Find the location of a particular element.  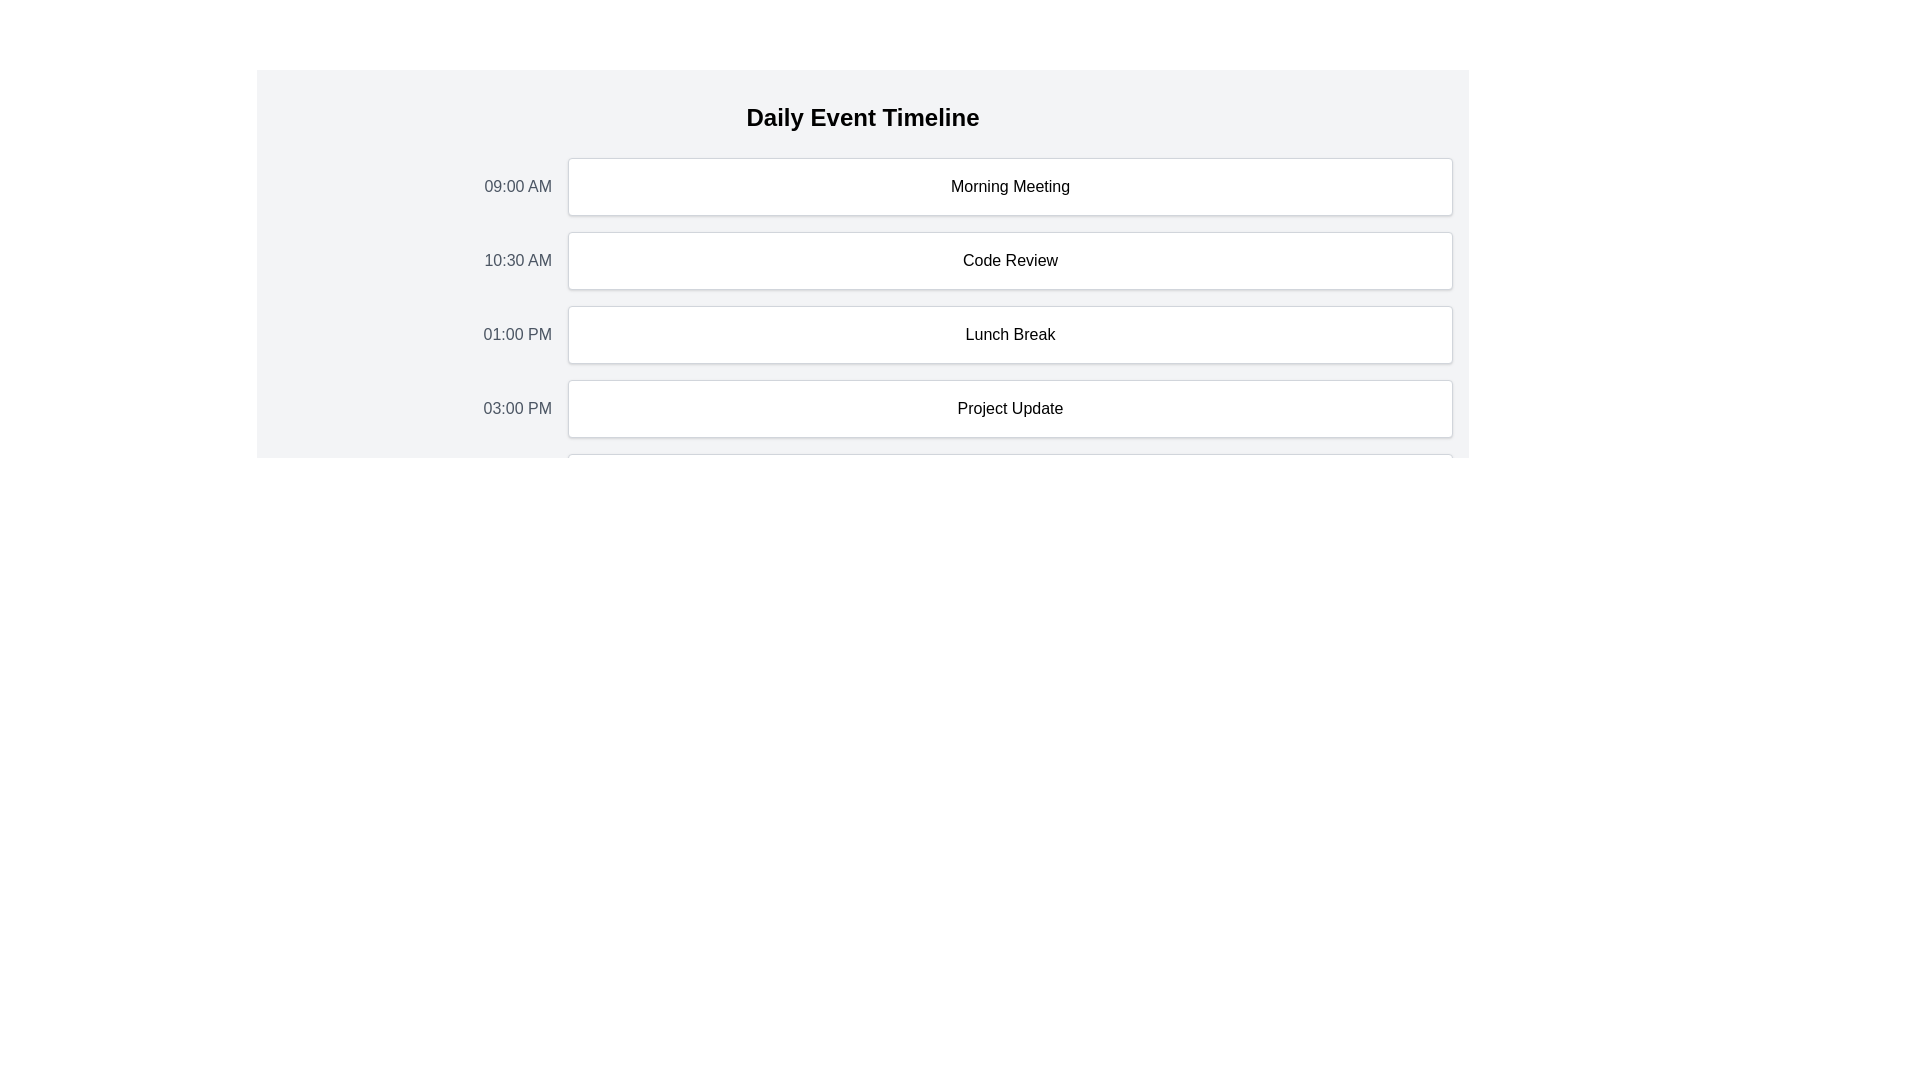

details of the Timeline Event Display which shows the scheduled time and title of the event located between the 'Morning Meeting' and 'Lunch Break' events is located at coordinates (863, 260).